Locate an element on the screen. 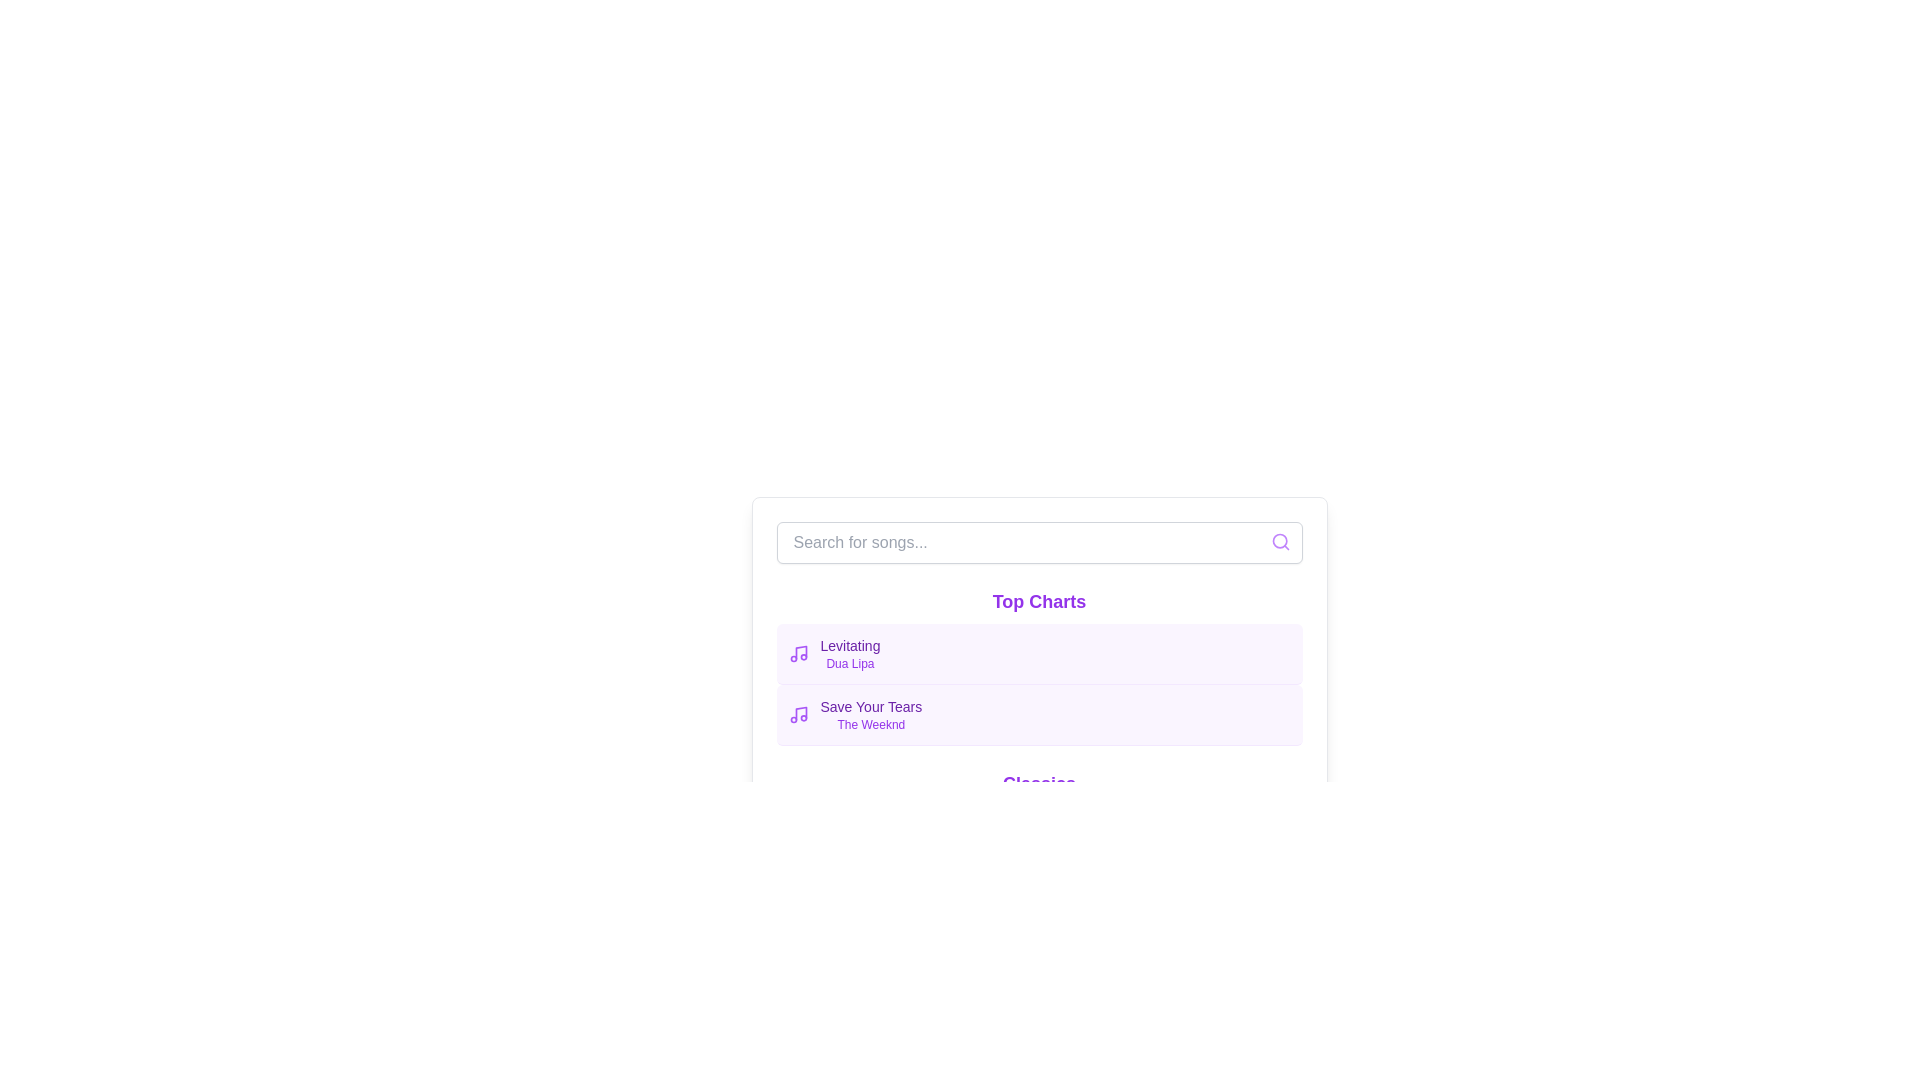 Image resolution: width=1920 pixels, height=1080 pixels. text content of the Text label displaying 'Levitating' by Dua Lipa, which is styled with distinct fonts and colors, located under the 'Top Charts' section is located at coordinates (850, 654).